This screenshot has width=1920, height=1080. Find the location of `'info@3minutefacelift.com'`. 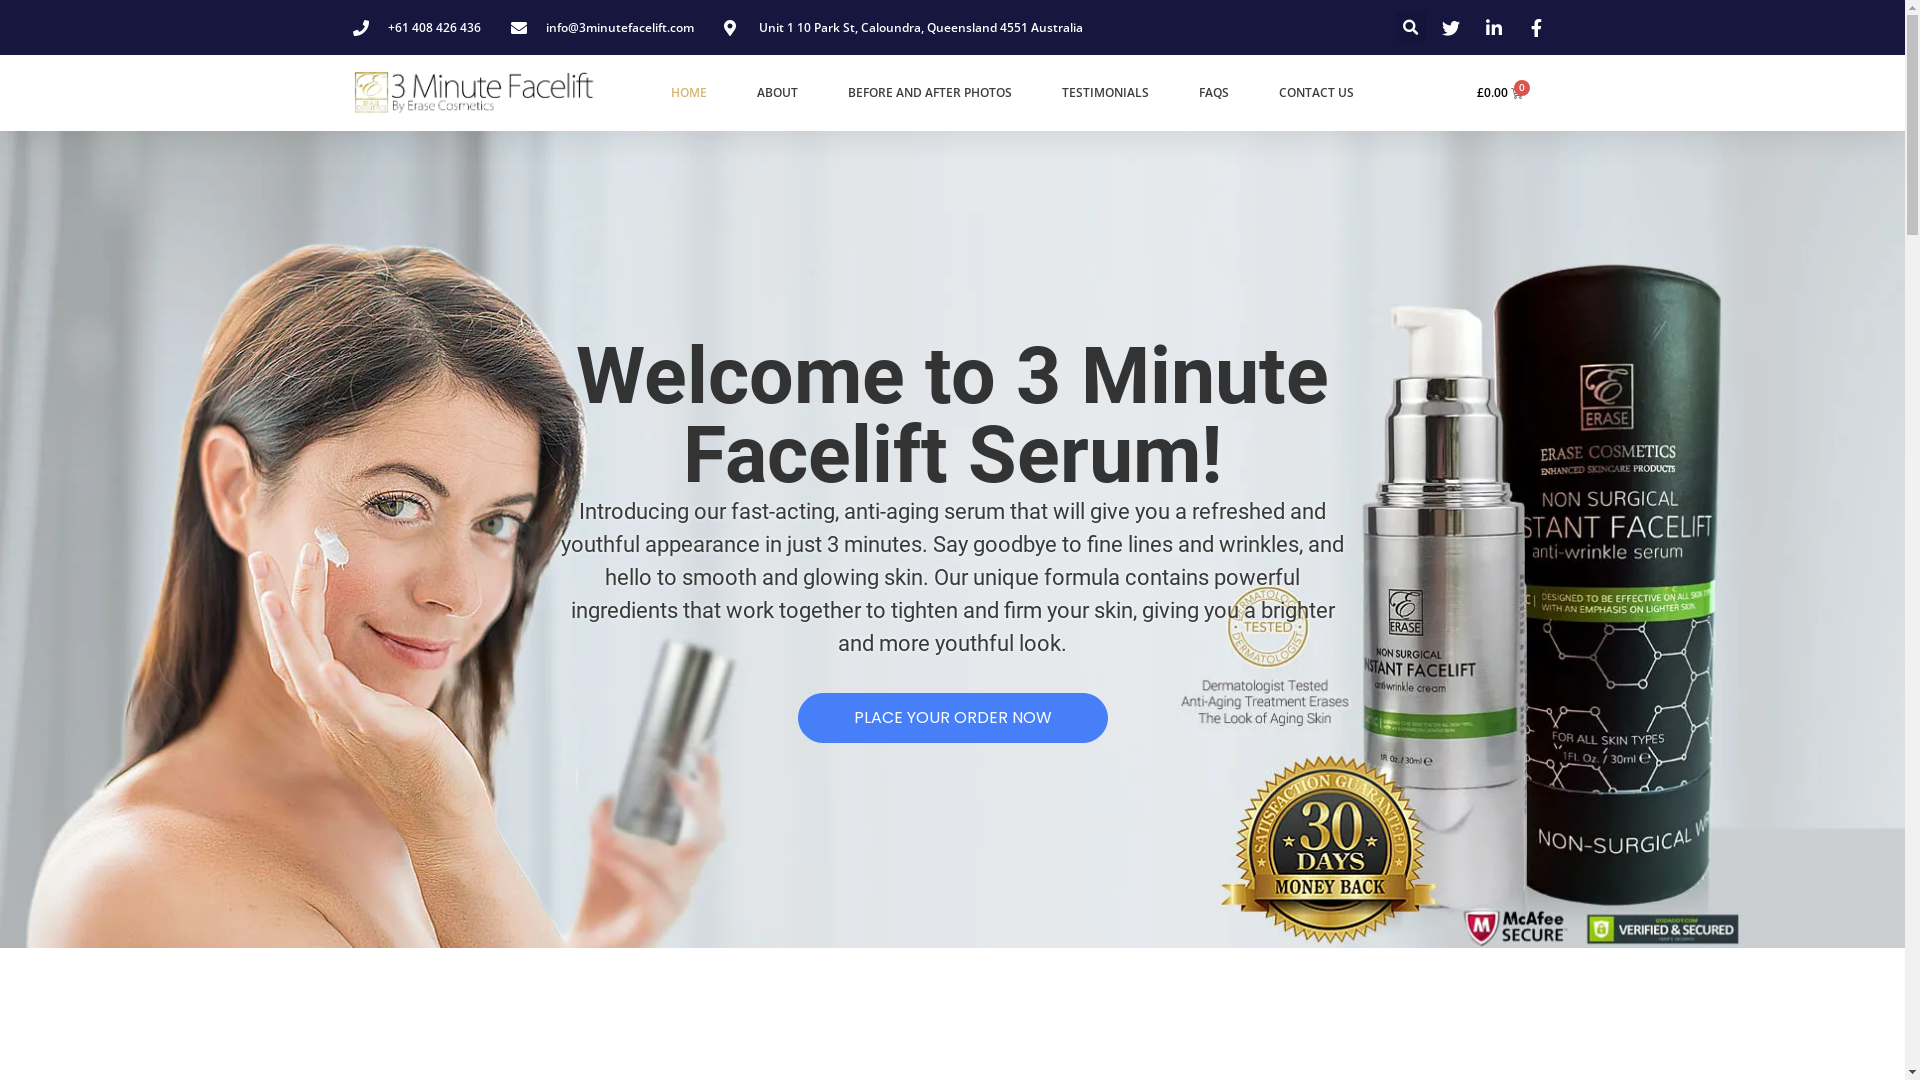

'info@3minutefacelift.com' is located at coordinates (600, 27).